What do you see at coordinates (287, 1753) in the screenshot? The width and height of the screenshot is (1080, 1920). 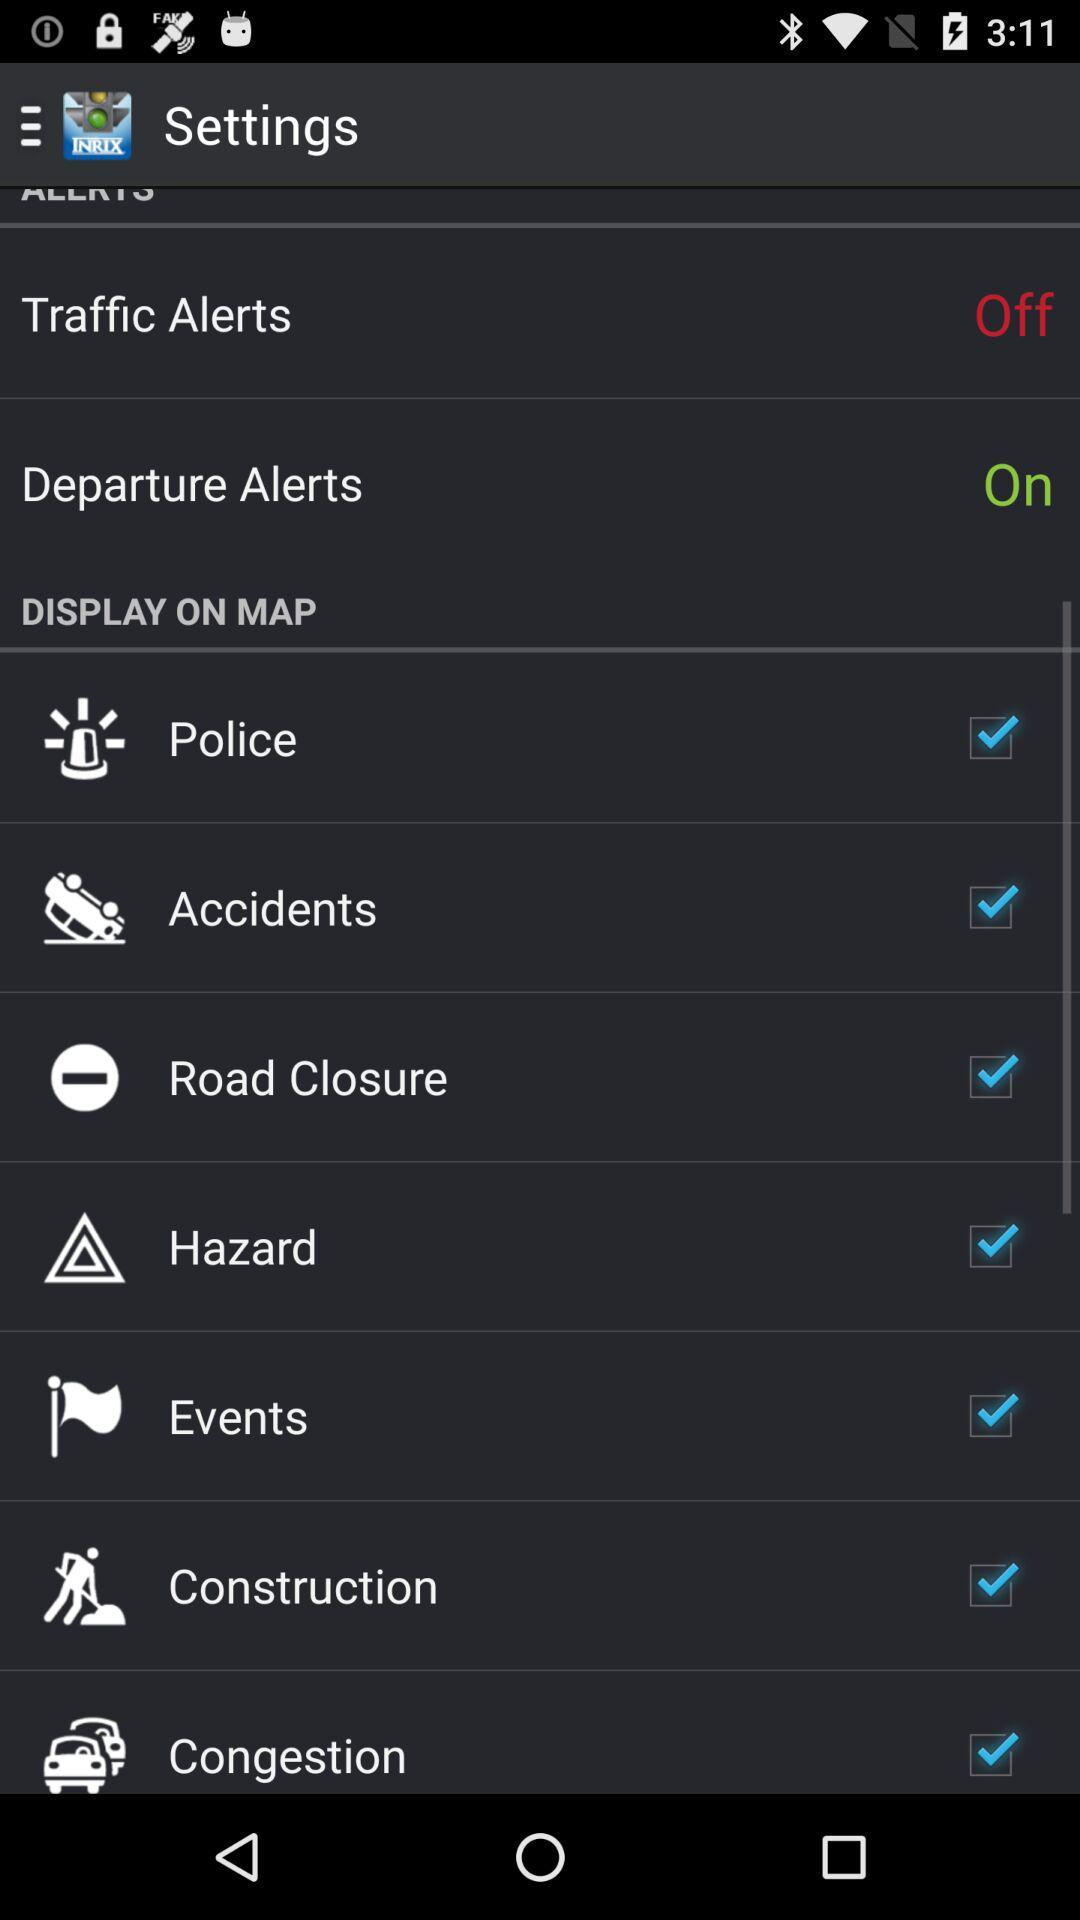 I see `congestion app` at bounding box center [287, 1753].